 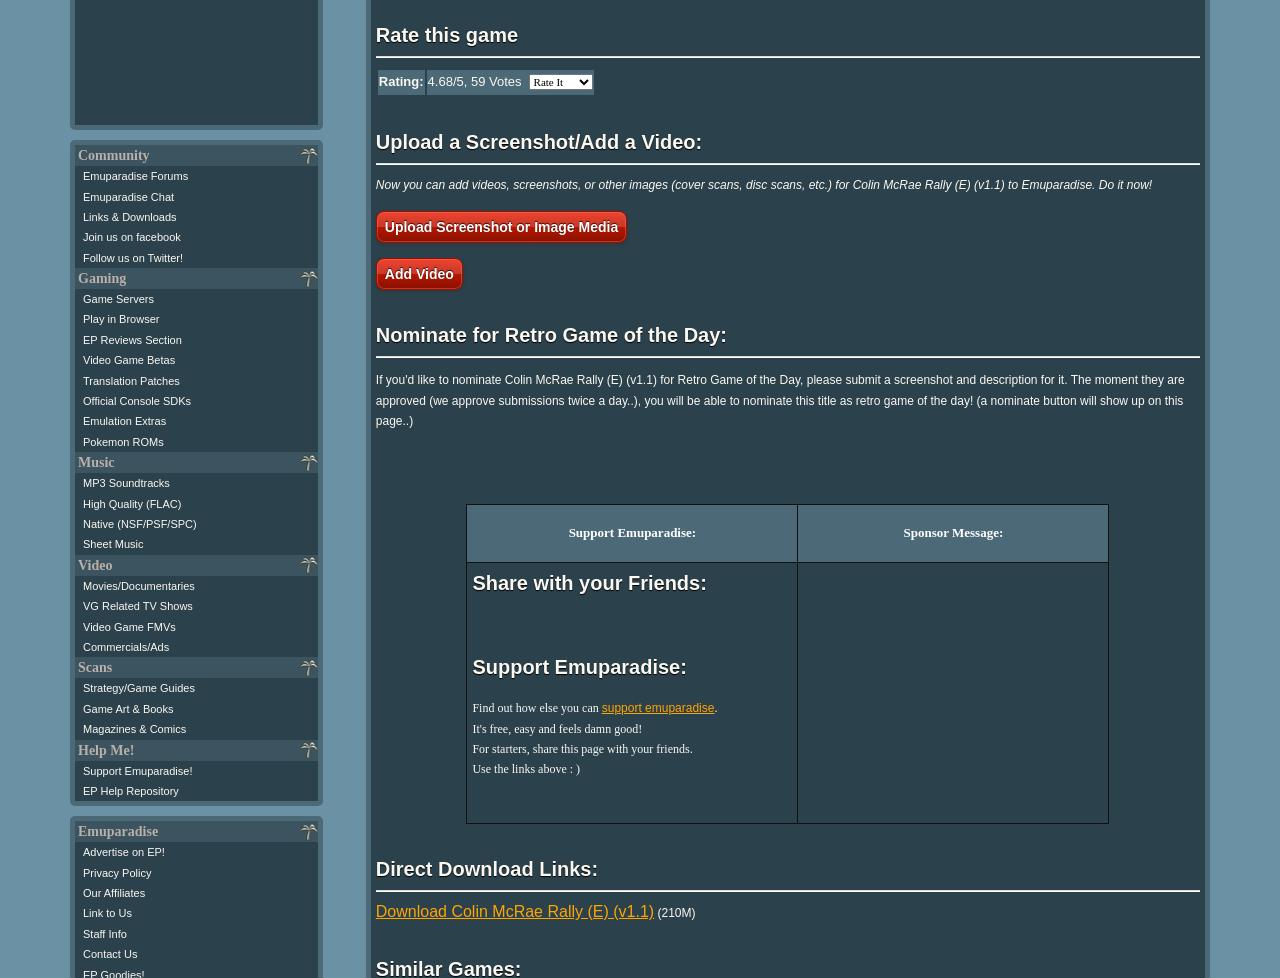 I want to click on 'Official Console SDKs', so click(x=81, y=399).